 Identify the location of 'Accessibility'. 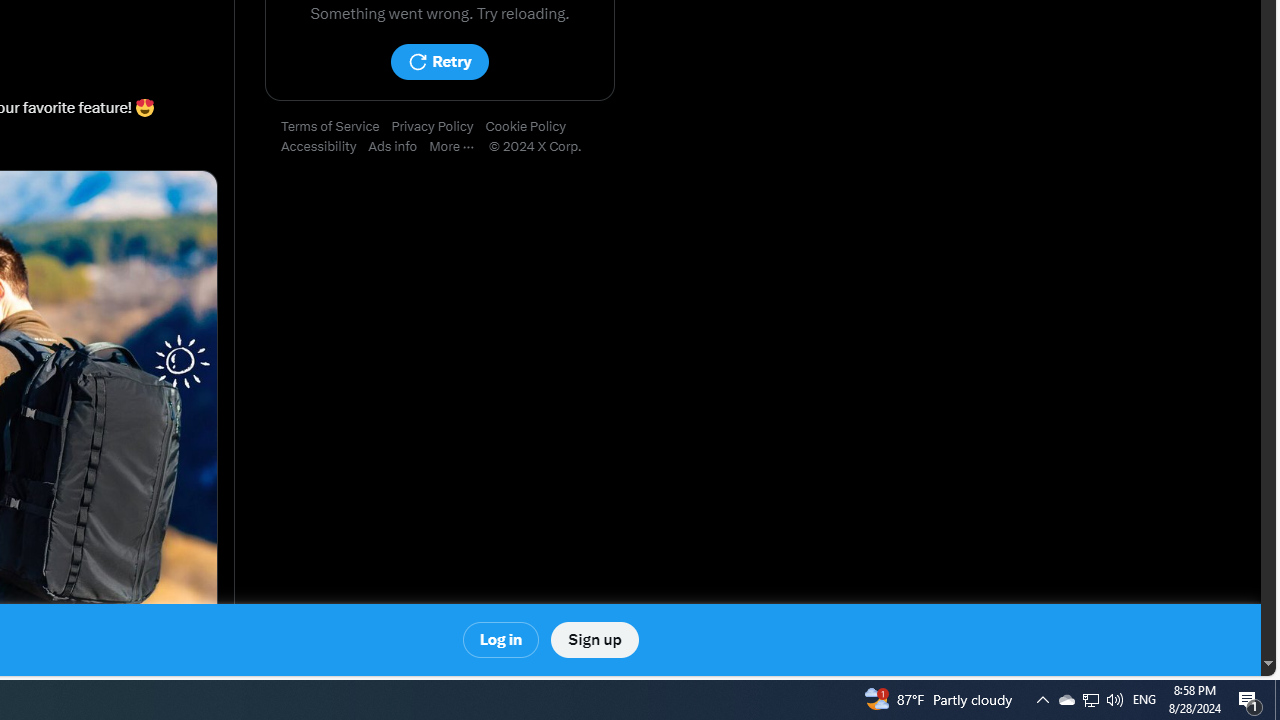
(325, 146).